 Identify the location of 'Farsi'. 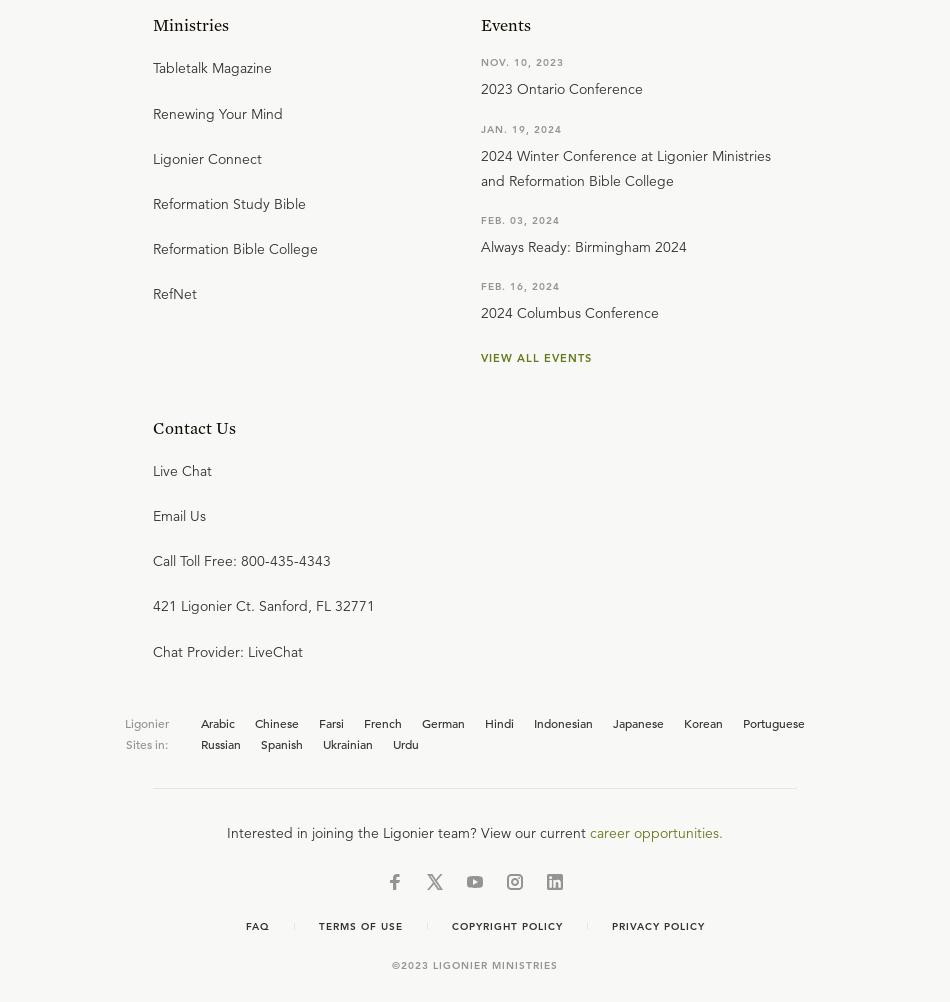
(329, 722).